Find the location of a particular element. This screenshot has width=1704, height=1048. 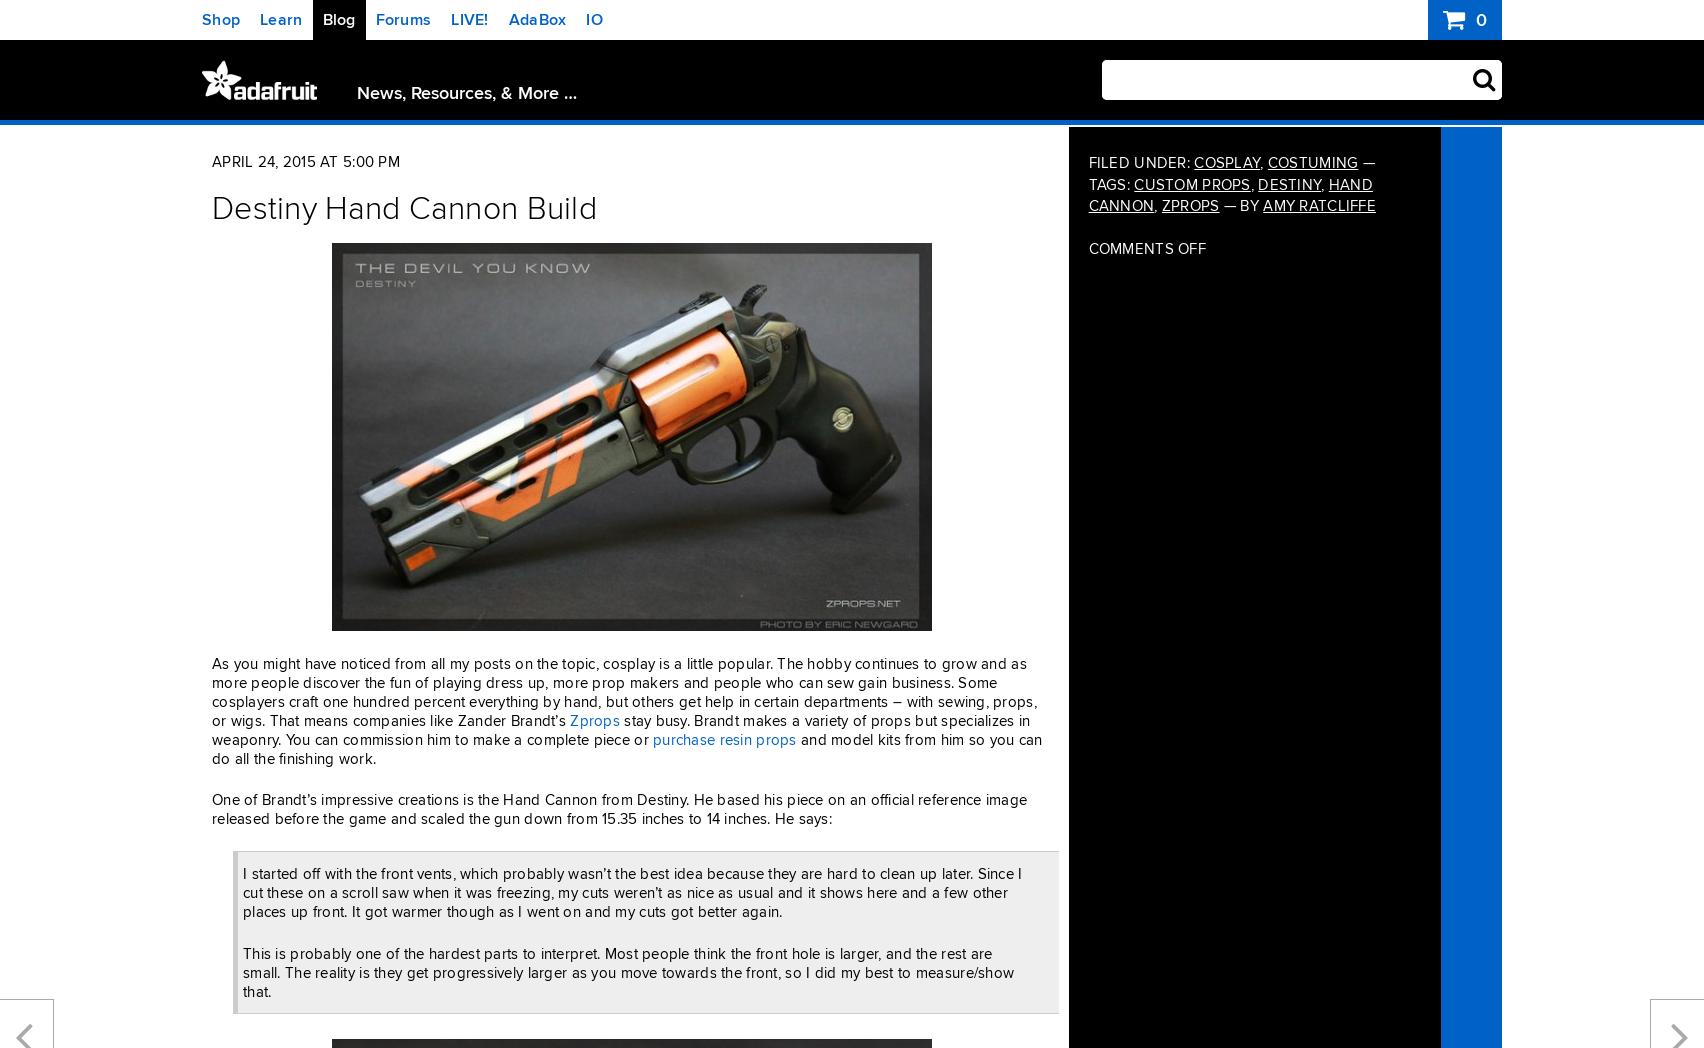

'costuming' is located at coordinates (1312, 162).